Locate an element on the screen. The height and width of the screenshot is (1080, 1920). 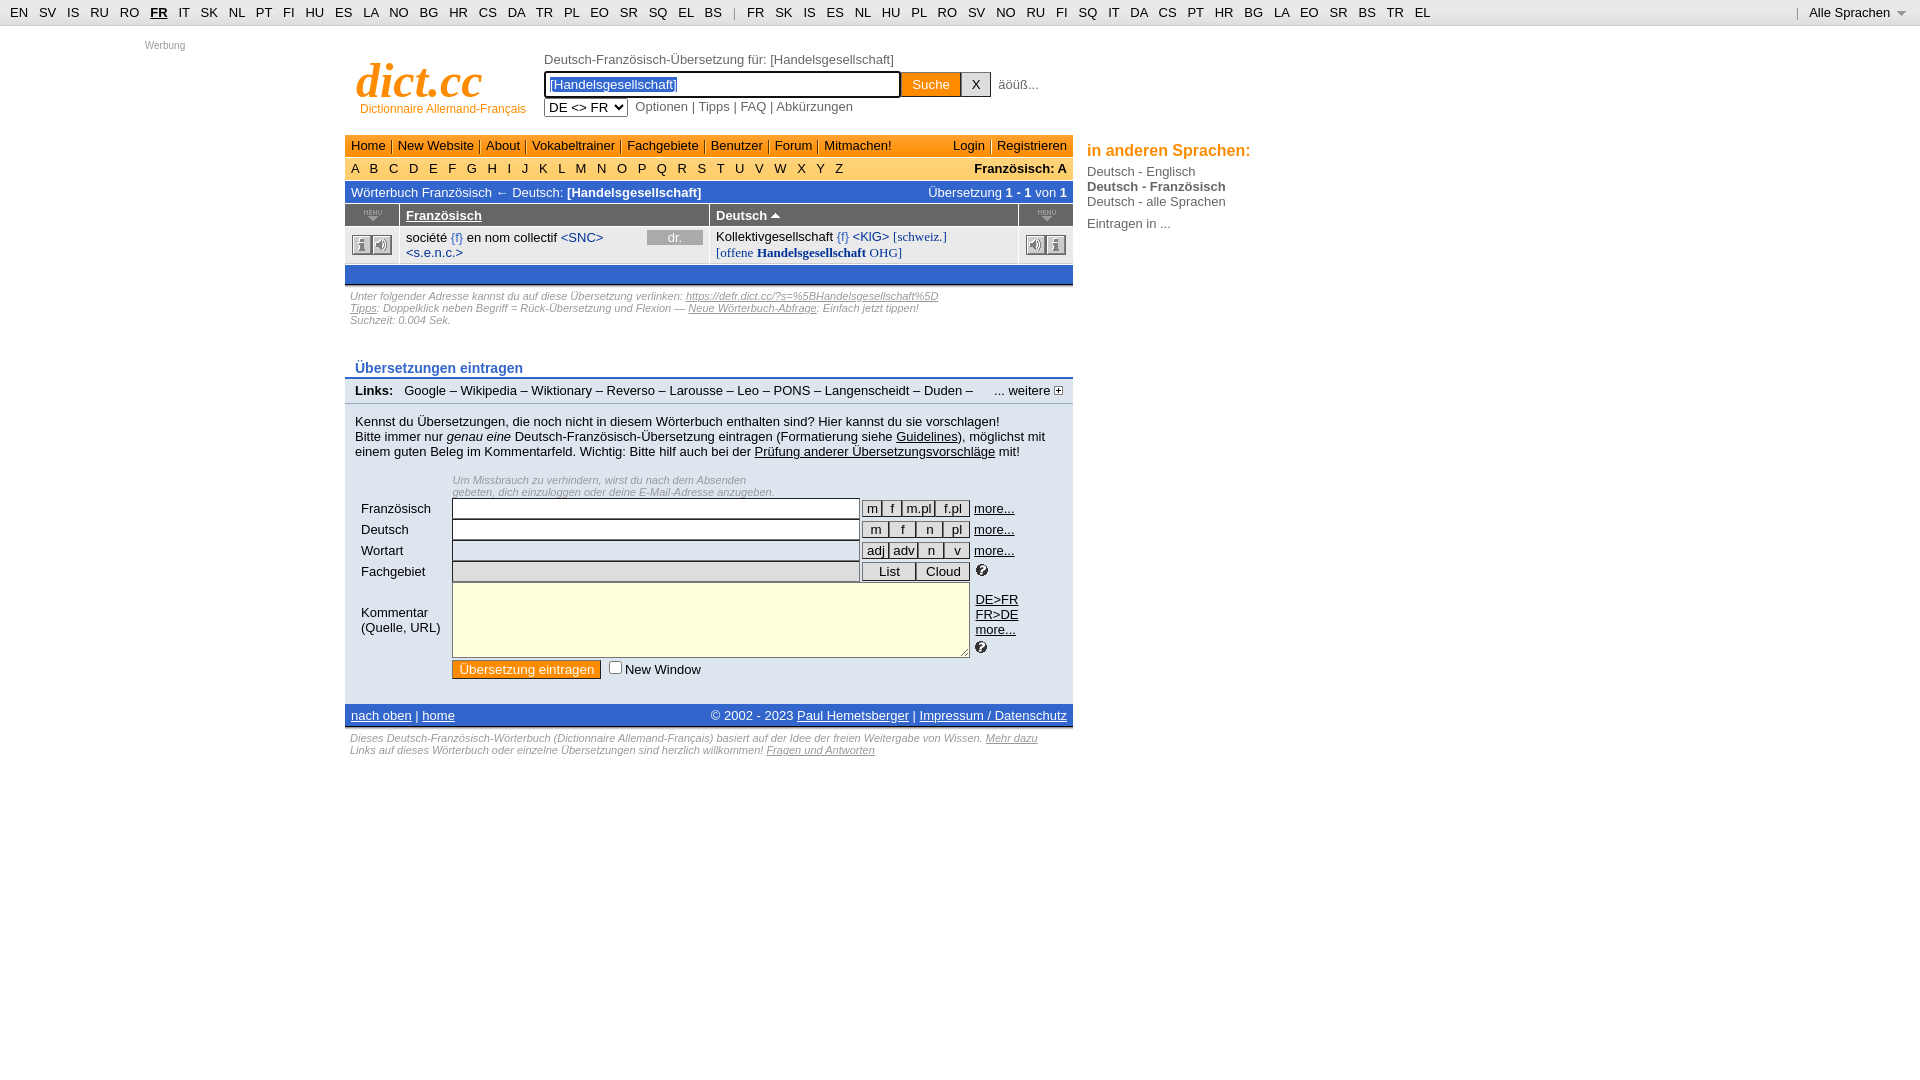
'Google' is located at coordinates (402, 390).